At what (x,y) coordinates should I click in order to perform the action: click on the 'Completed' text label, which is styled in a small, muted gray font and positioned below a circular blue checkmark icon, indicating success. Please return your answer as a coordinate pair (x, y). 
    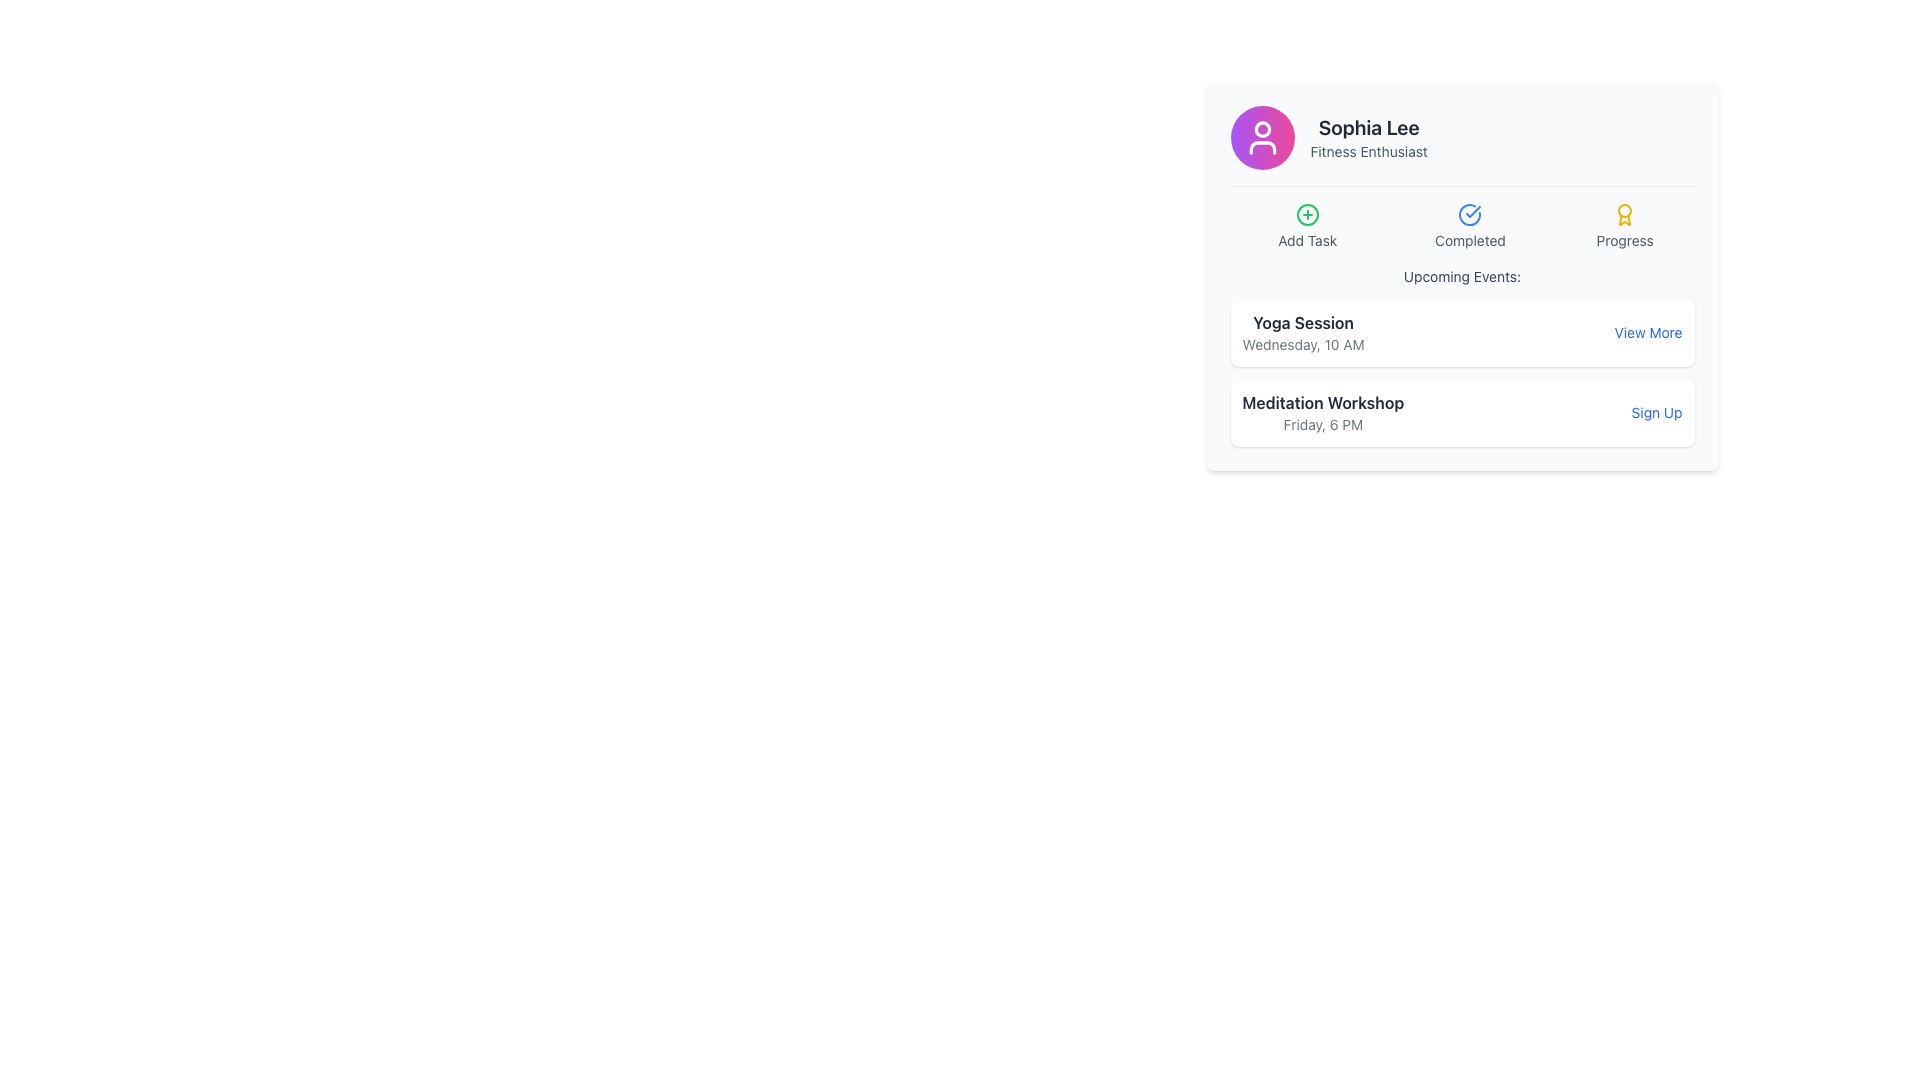
    Looking at the image, I should click on (1470, 239).